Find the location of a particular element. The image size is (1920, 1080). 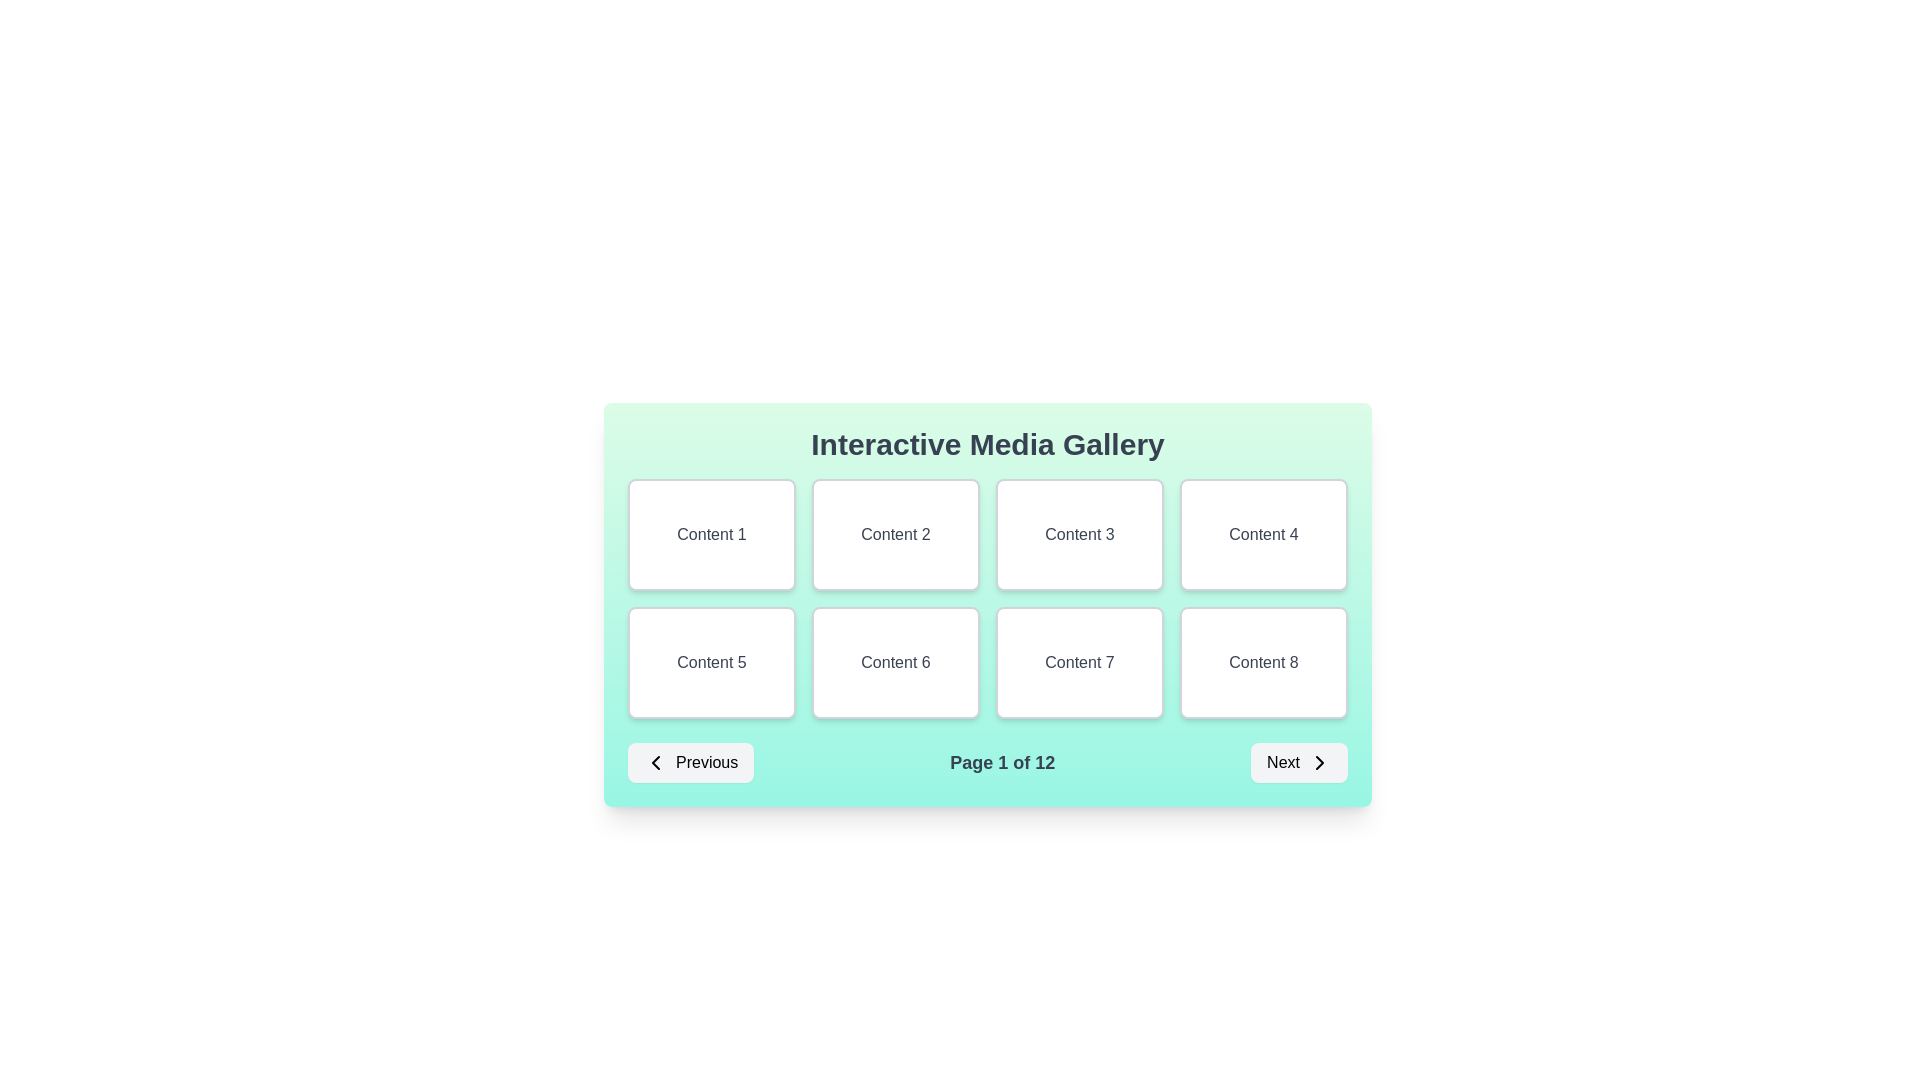

the static card component displaying 'Content 3', which is the third card in the first row of a 4x2 grid layout is located at coordinates (1079, 534).